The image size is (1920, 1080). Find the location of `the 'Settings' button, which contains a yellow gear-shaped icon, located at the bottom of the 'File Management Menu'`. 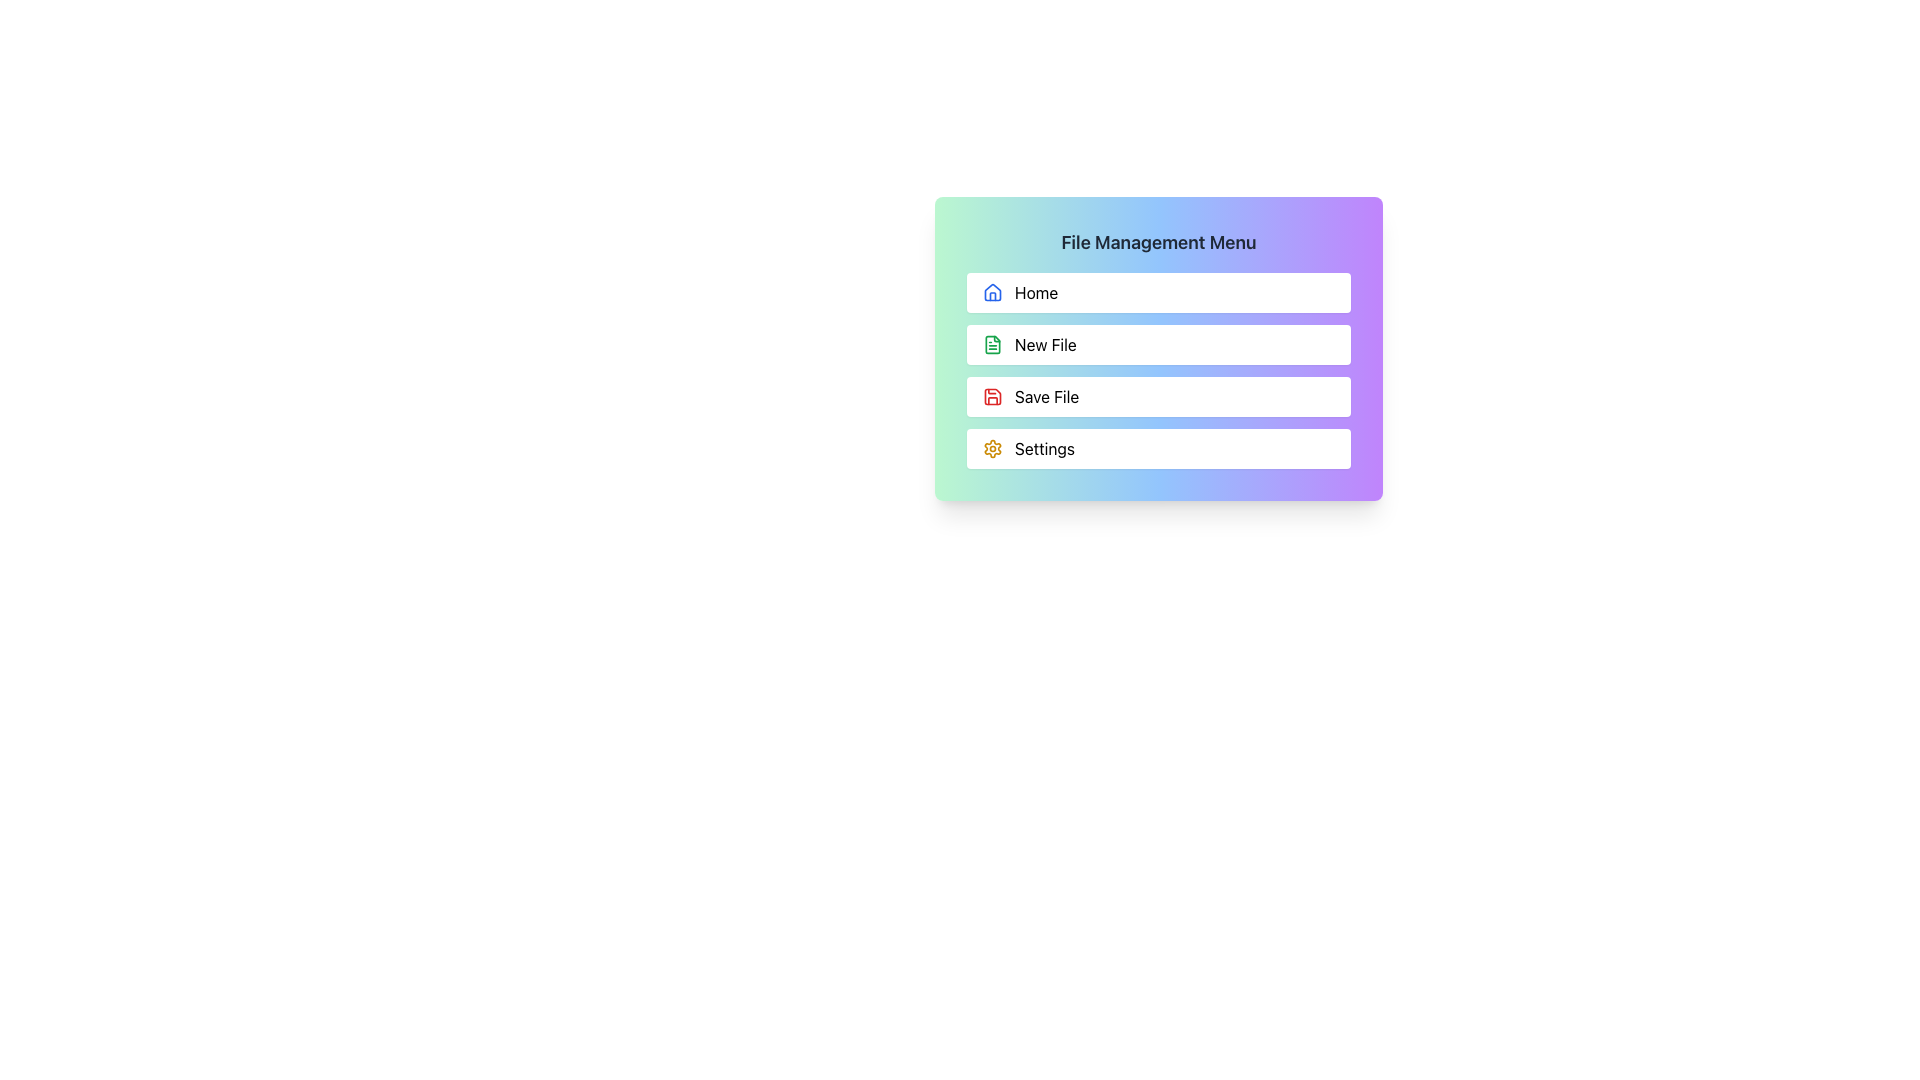

the 'Settings' button, which contains a yellow gear-shaped icon, located at the bottom of the 'File Management Menu' is located at coordinates (993, 447).